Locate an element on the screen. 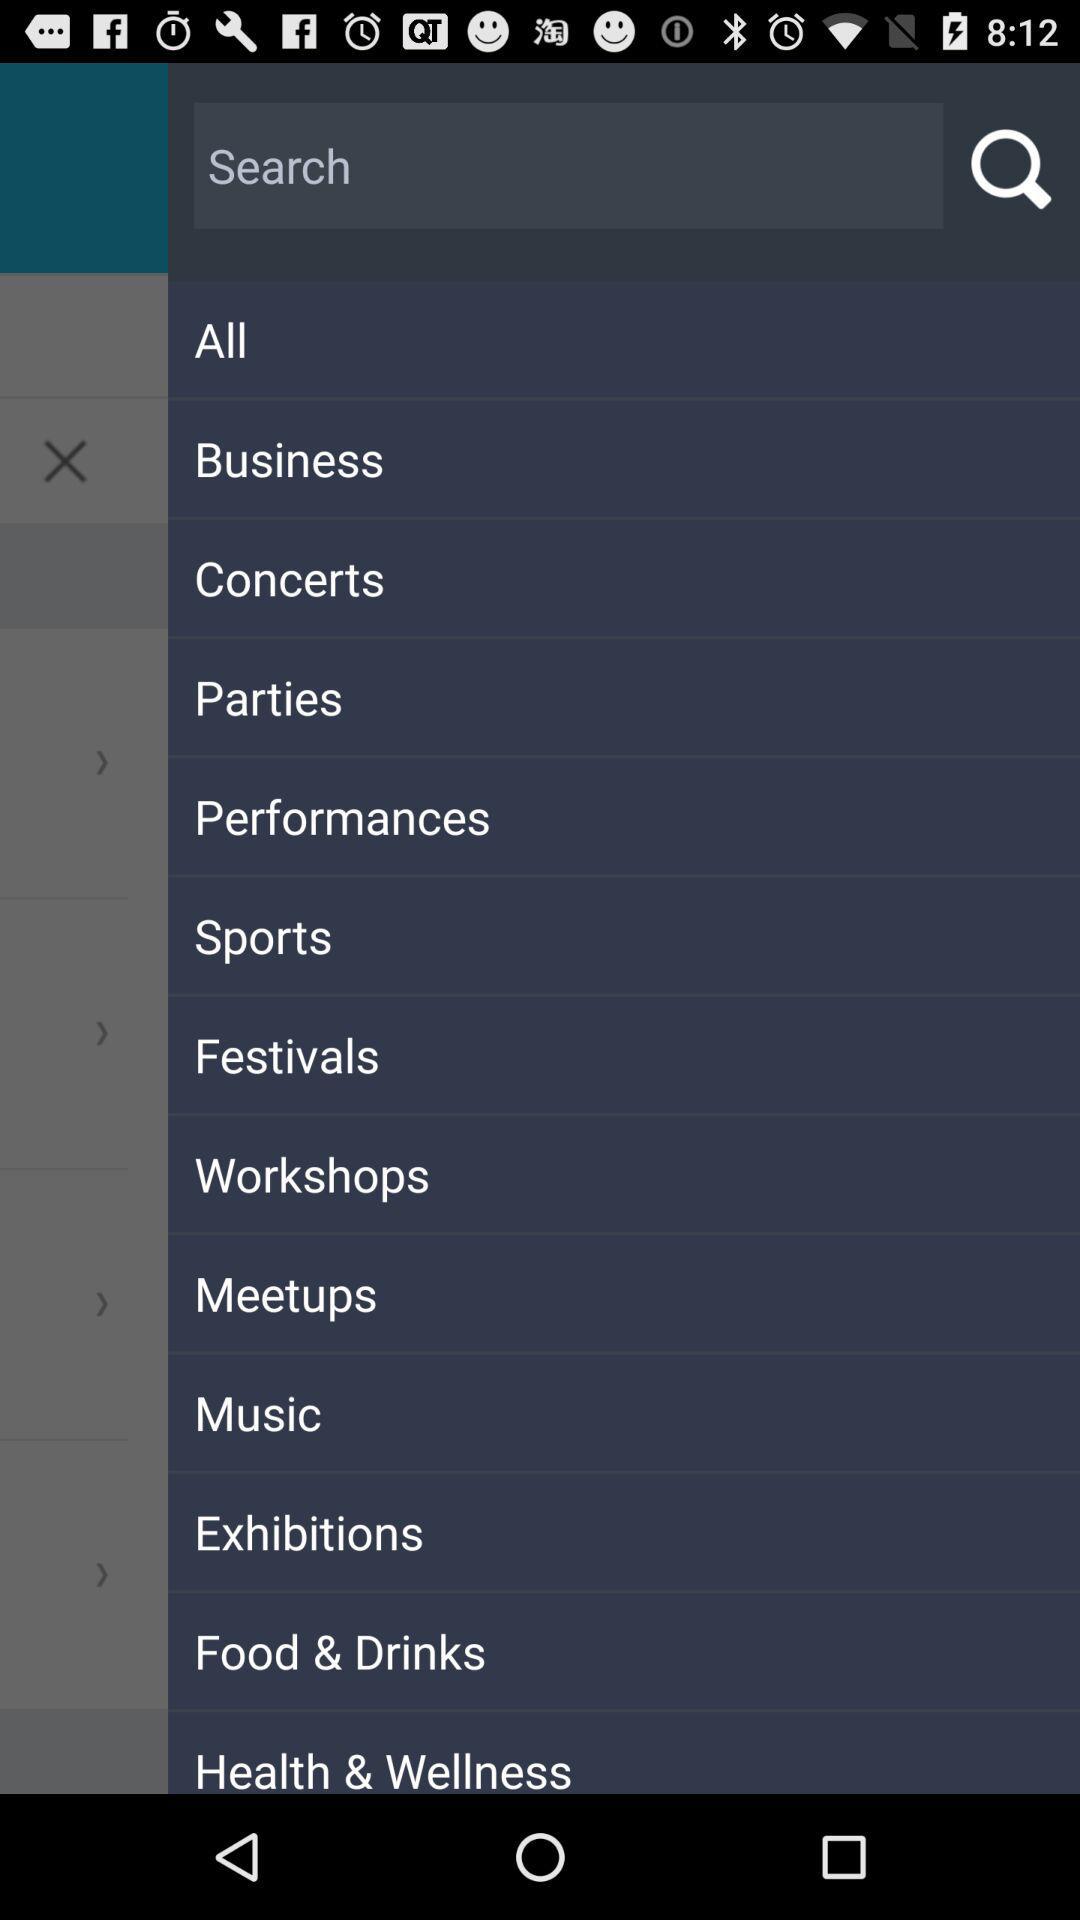 This screenshot has height=1920, width=1080. the third arrow symbol from top is located at coordinates (101, 1304).